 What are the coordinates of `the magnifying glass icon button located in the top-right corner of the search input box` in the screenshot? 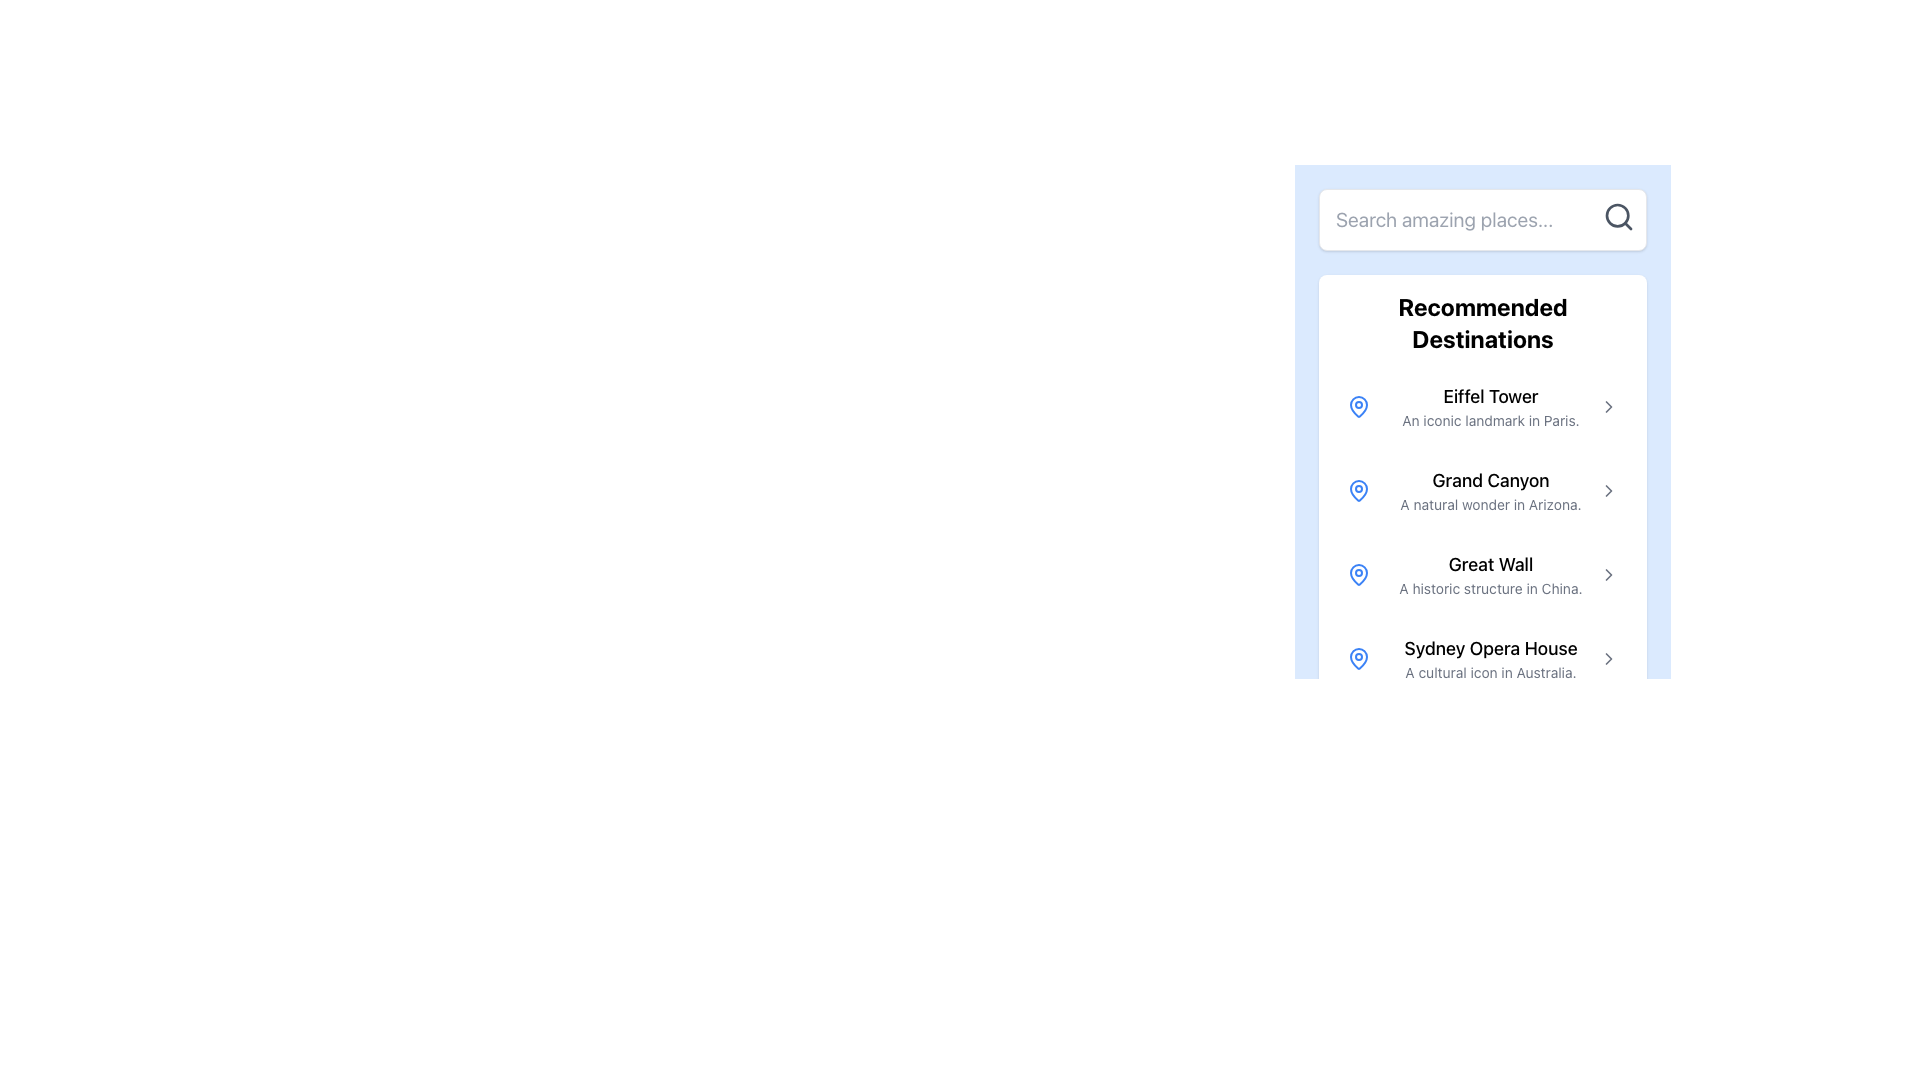 It's located at (1618, 216).